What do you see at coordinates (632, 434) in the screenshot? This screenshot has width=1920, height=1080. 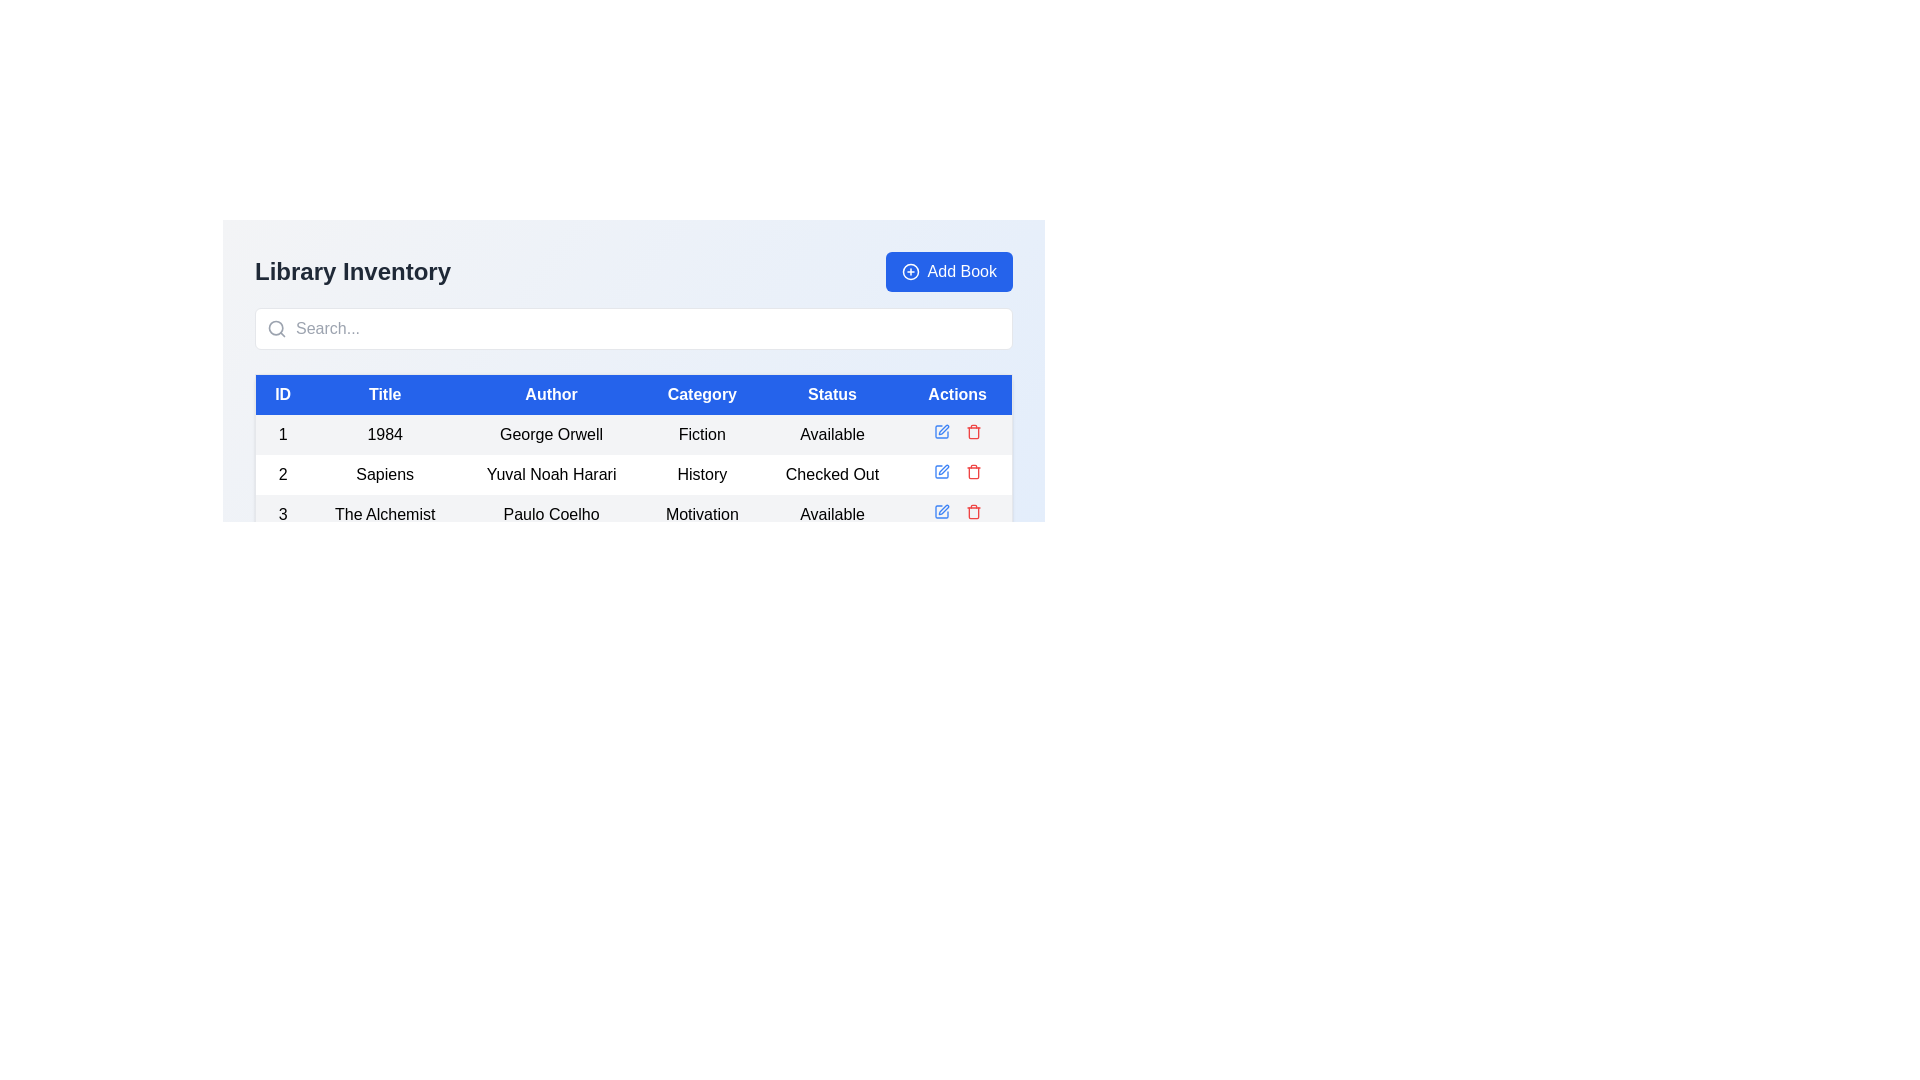 I see `data in the first row of the library inventory table, which contains details about the book '1984' by George Orwell` at bounding box center [632, 434].